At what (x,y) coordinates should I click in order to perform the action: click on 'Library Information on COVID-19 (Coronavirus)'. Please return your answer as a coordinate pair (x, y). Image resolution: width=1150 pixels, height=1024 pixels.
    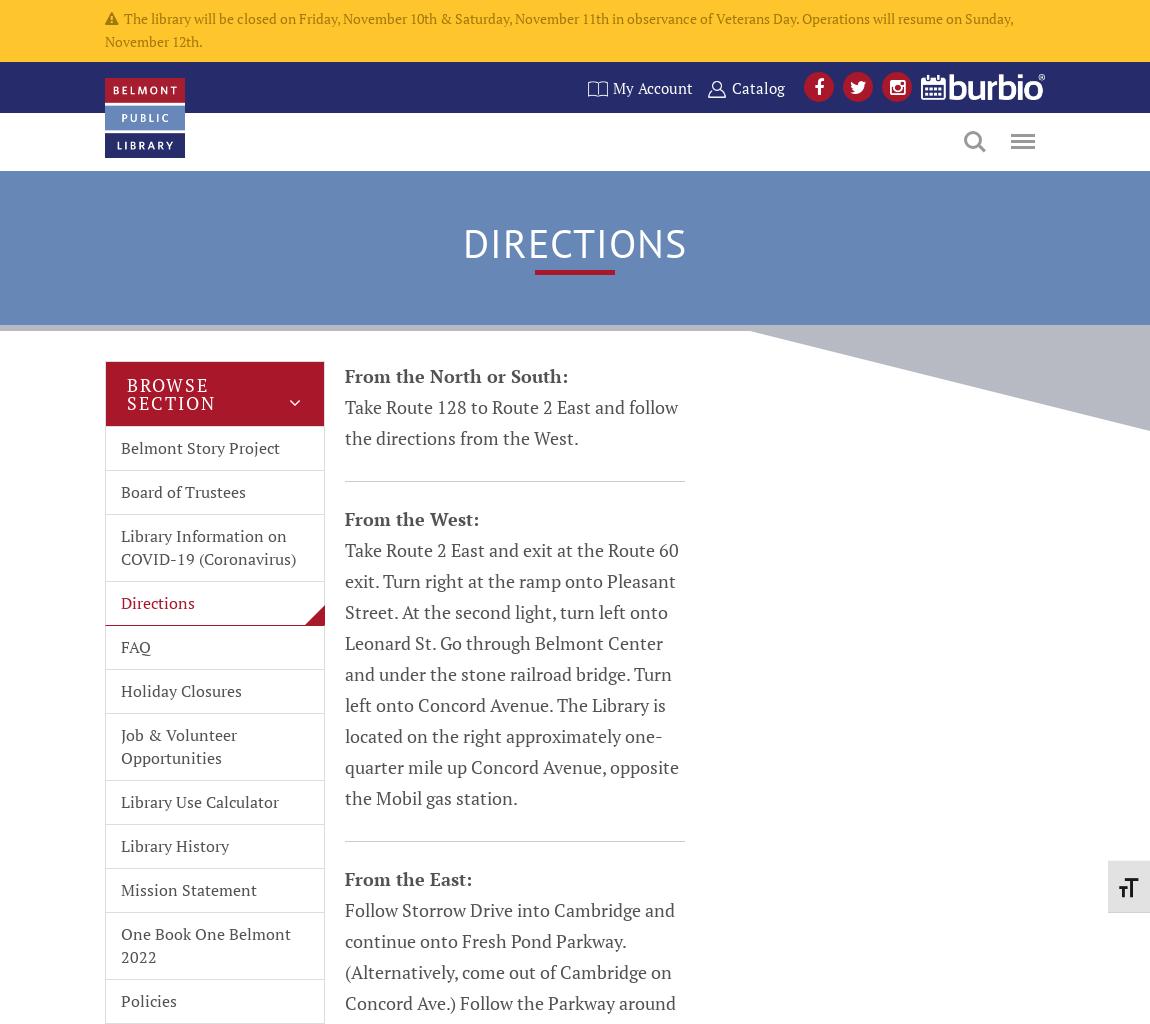
    Looking at the image, I should click on (207, 546).